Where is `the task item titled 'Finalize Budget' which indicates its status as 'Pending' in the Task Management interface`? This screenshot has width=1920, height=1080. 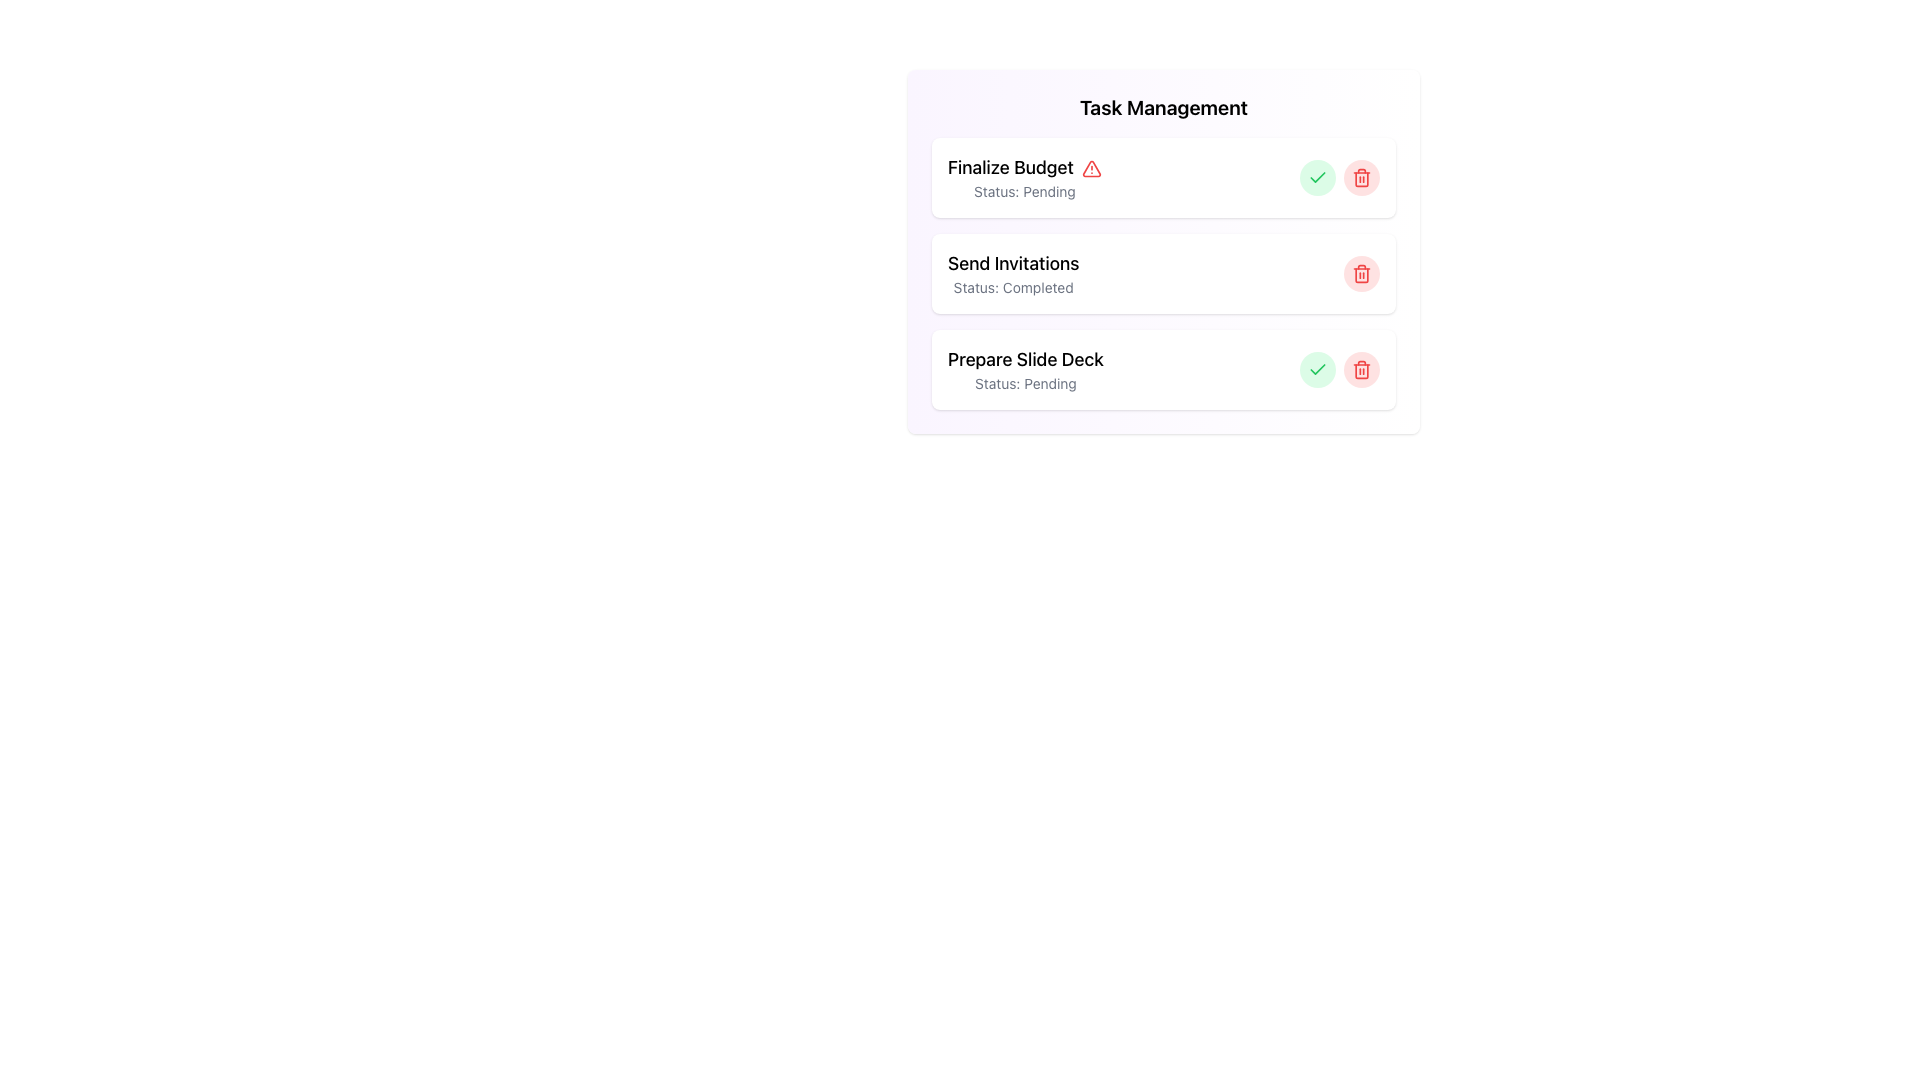 the task item titled 'Finalize Budget' which indicates its status as 'Pending' in the Task Management interface is located at coordinates (1163, 176).